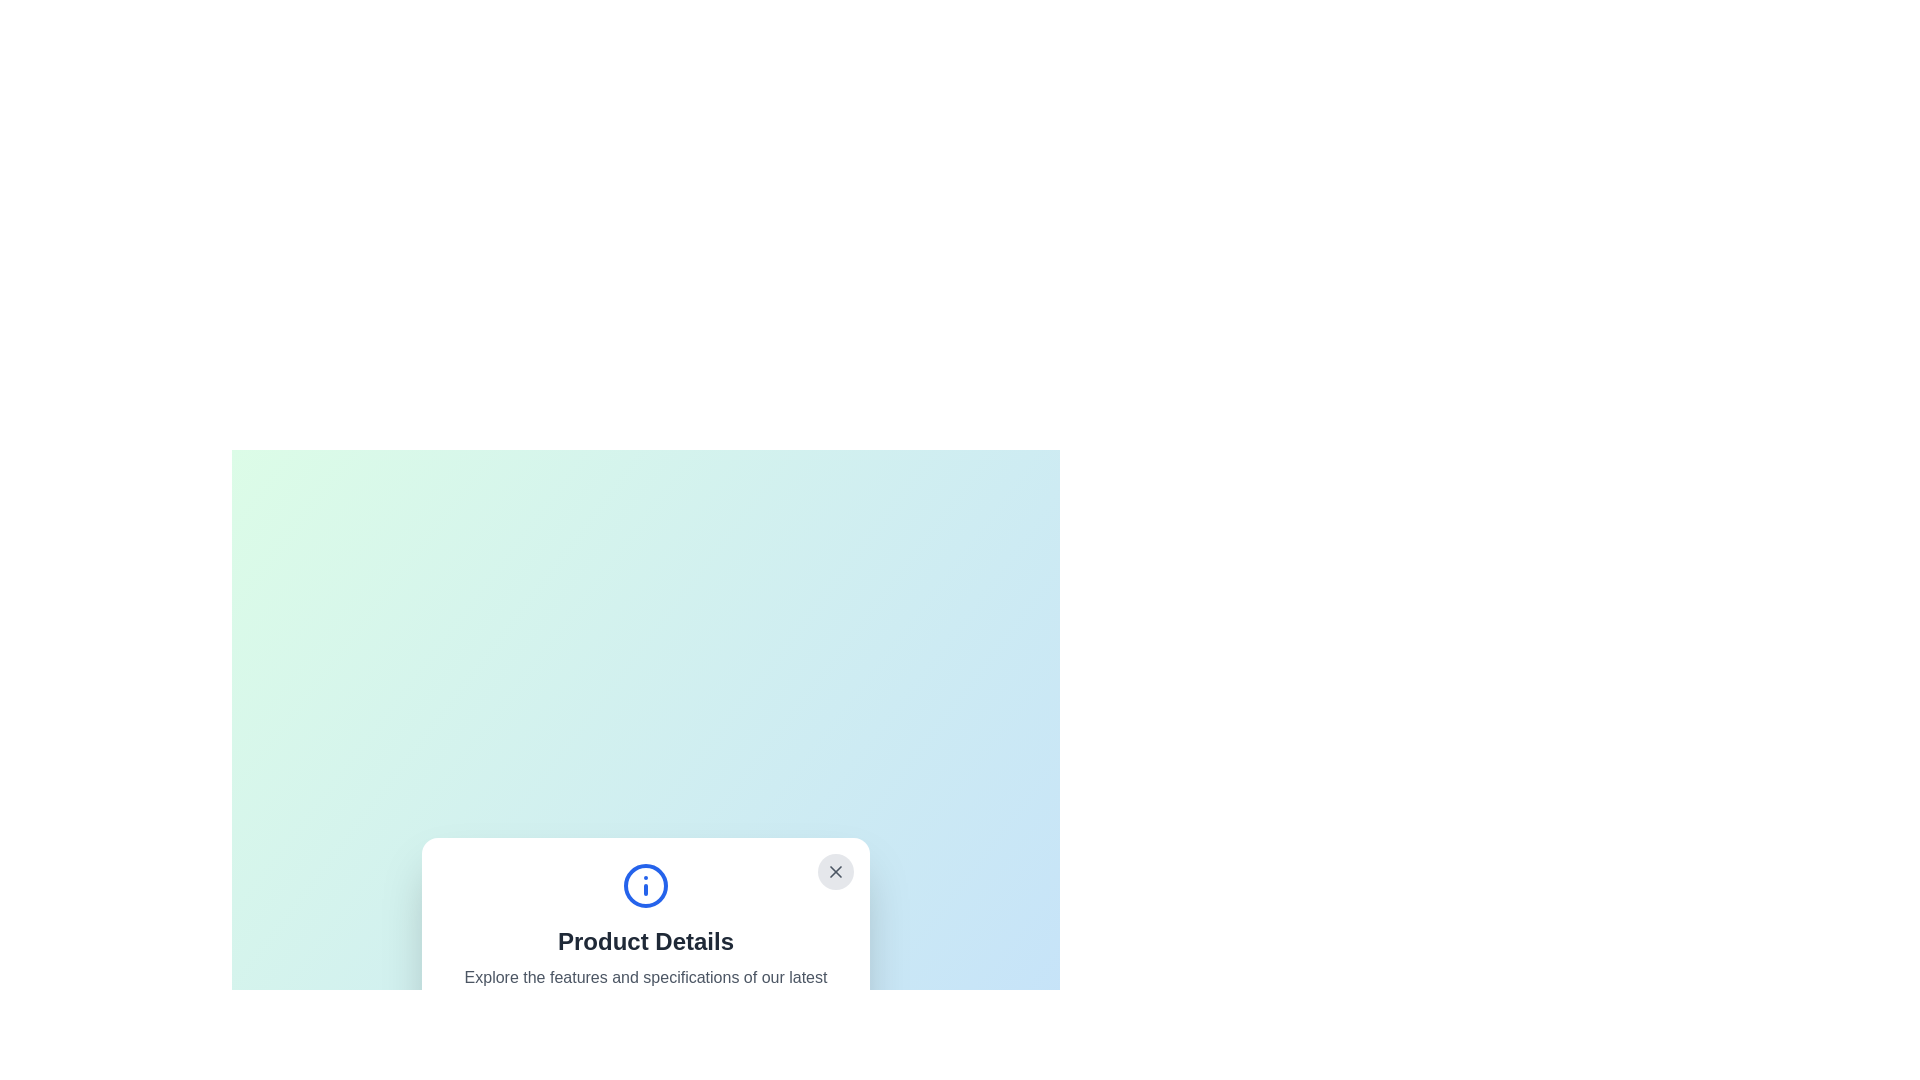 The height and width of the screenshot is (1080, 1920). What do you see at coordinates (835, 870) in the screenshot?
I see `the close button located at the top-right corner of the 'Product Details' dialog box` at bounding box center [835, 870].